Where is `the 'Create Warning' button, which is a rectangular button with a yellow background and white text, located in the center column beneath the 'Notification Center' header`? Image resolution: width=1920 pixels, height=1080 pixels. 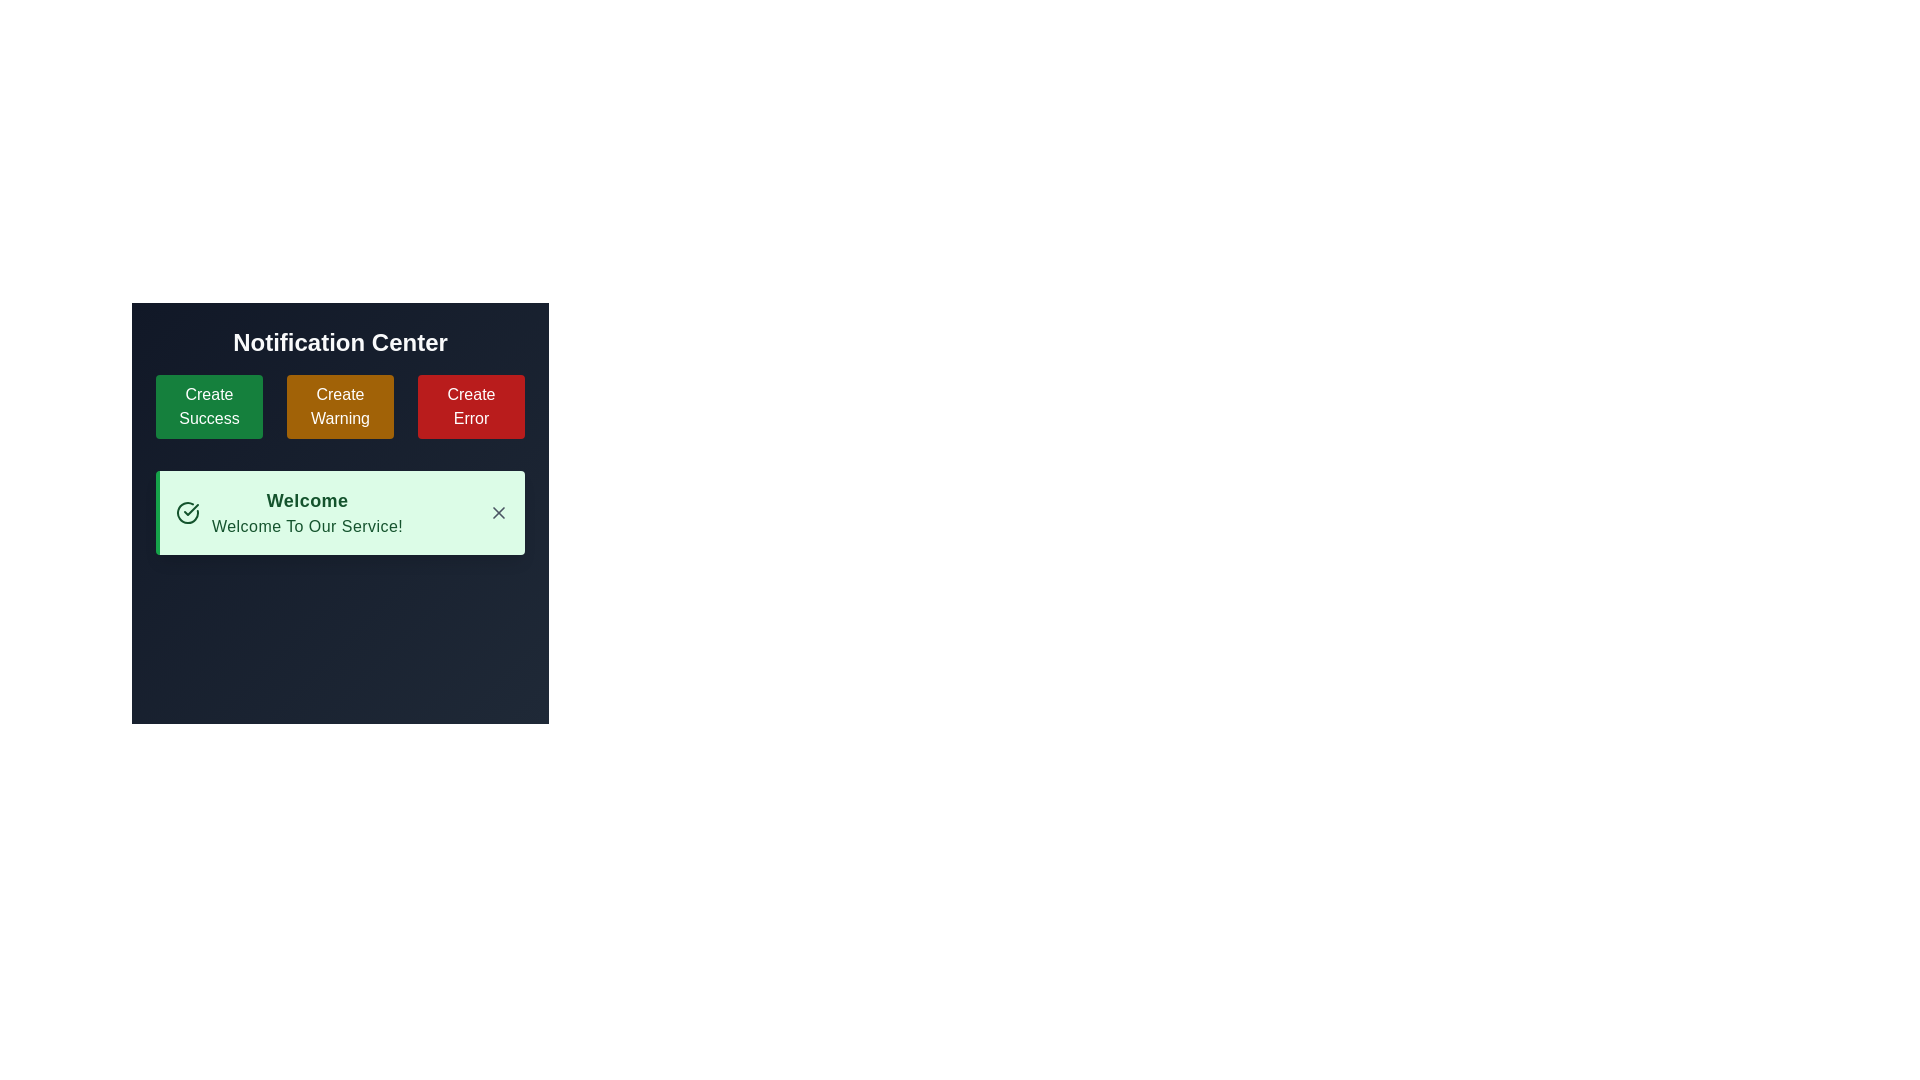 the 'Create Warning' button, which is a rectangular button with a yellow background and white text, located in the center column beneath the 'Notification Center' header is located at coordinates (340, 406).